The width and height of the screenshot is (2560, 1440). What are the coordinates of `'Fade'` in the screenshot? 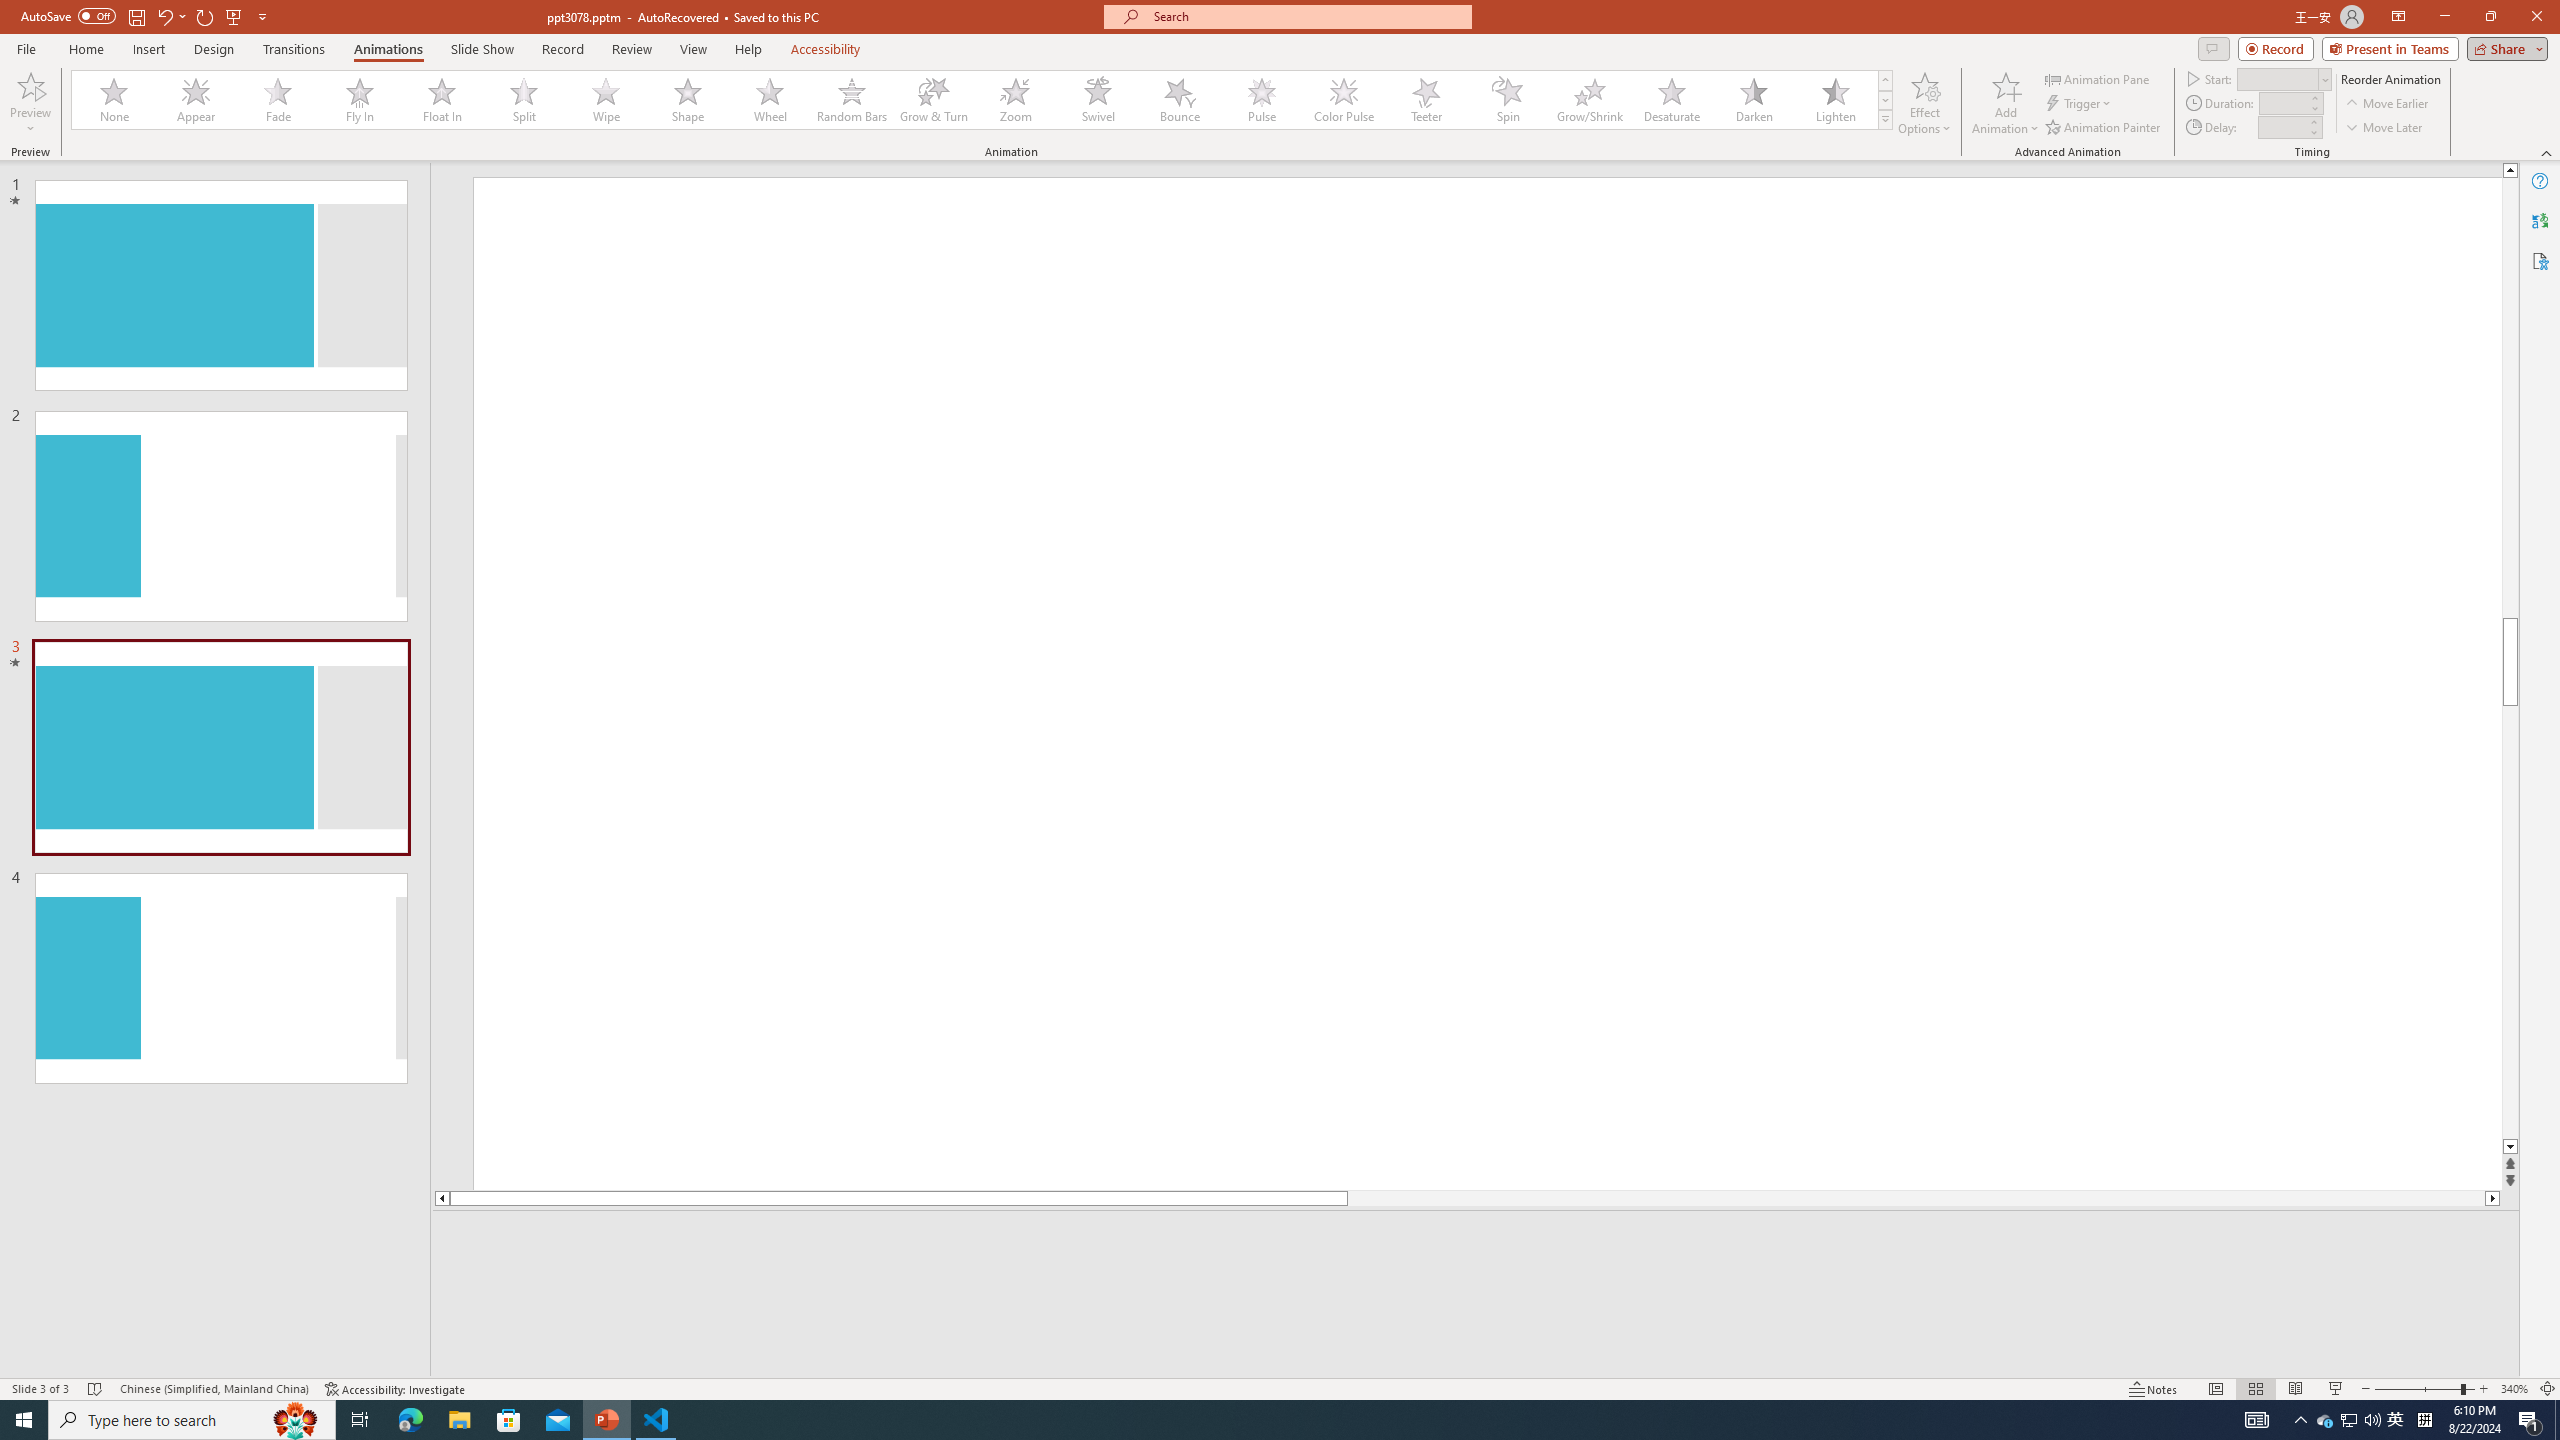 It's located at (278, 99).